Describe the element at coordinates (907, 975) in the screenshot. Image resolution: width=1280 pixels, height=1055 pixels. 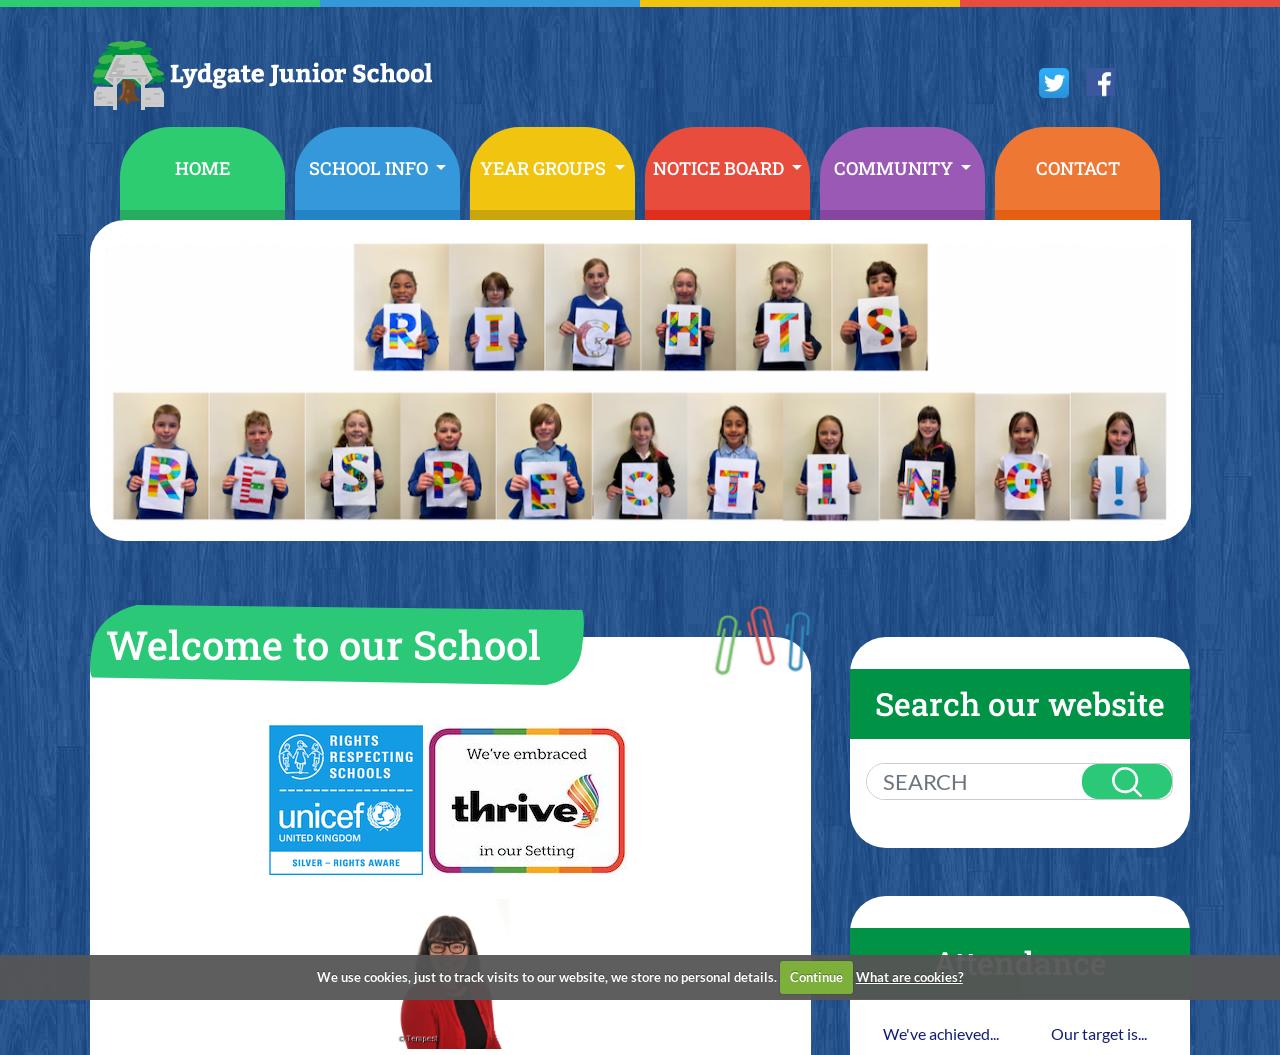
I see `'What are cookies?'` at that location.